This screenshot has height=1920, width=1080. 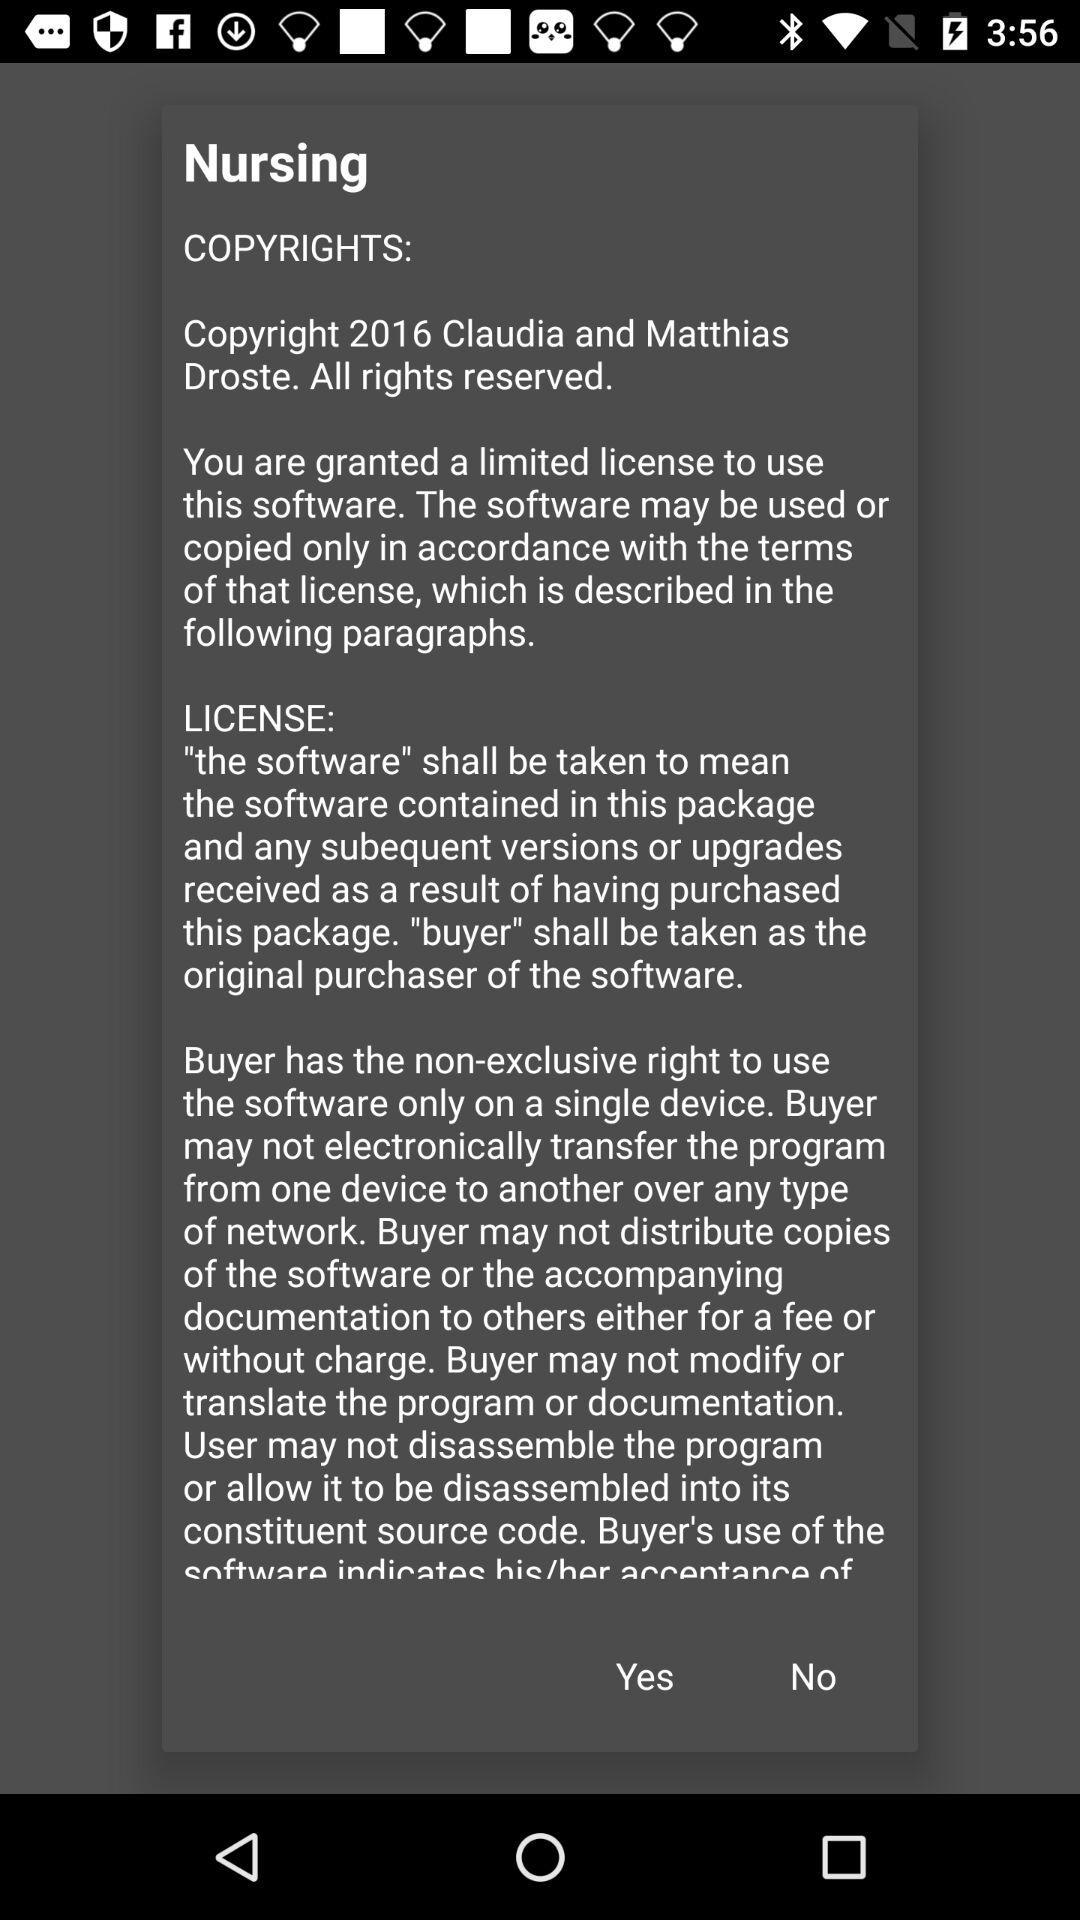 What do you see at coordinates (644, 1675) in the screenshot?
I see `icon below the copyrights copyright 2016 item` at bounding box center [644, 1675].